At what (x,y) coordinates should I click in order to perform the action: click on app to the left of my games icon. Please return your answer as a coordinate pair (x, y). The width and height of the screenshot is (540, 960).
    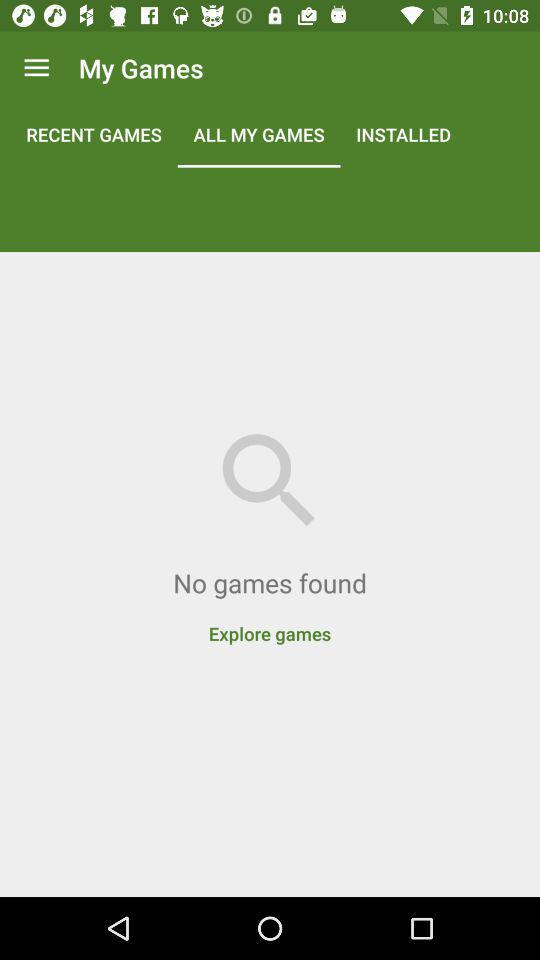
    Looking at the image, I should click on (36, 68).